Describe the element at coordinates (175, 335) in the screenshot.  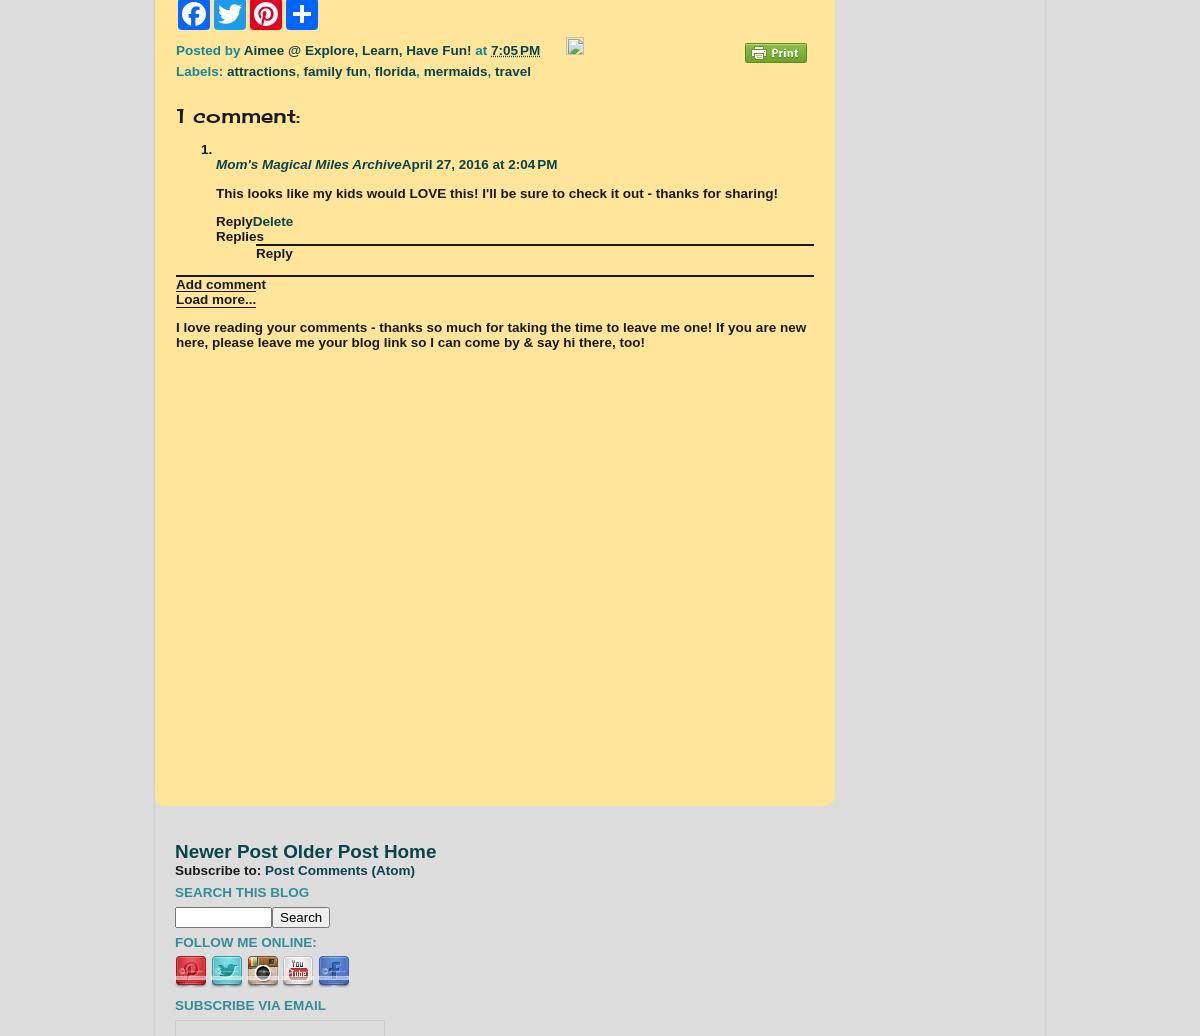
I see `'I love reading your comments - thanks so much for taking the time to leave me one!  If you are new here, please leave me your blog link so I can come by & say hi there, too!'` at that location.